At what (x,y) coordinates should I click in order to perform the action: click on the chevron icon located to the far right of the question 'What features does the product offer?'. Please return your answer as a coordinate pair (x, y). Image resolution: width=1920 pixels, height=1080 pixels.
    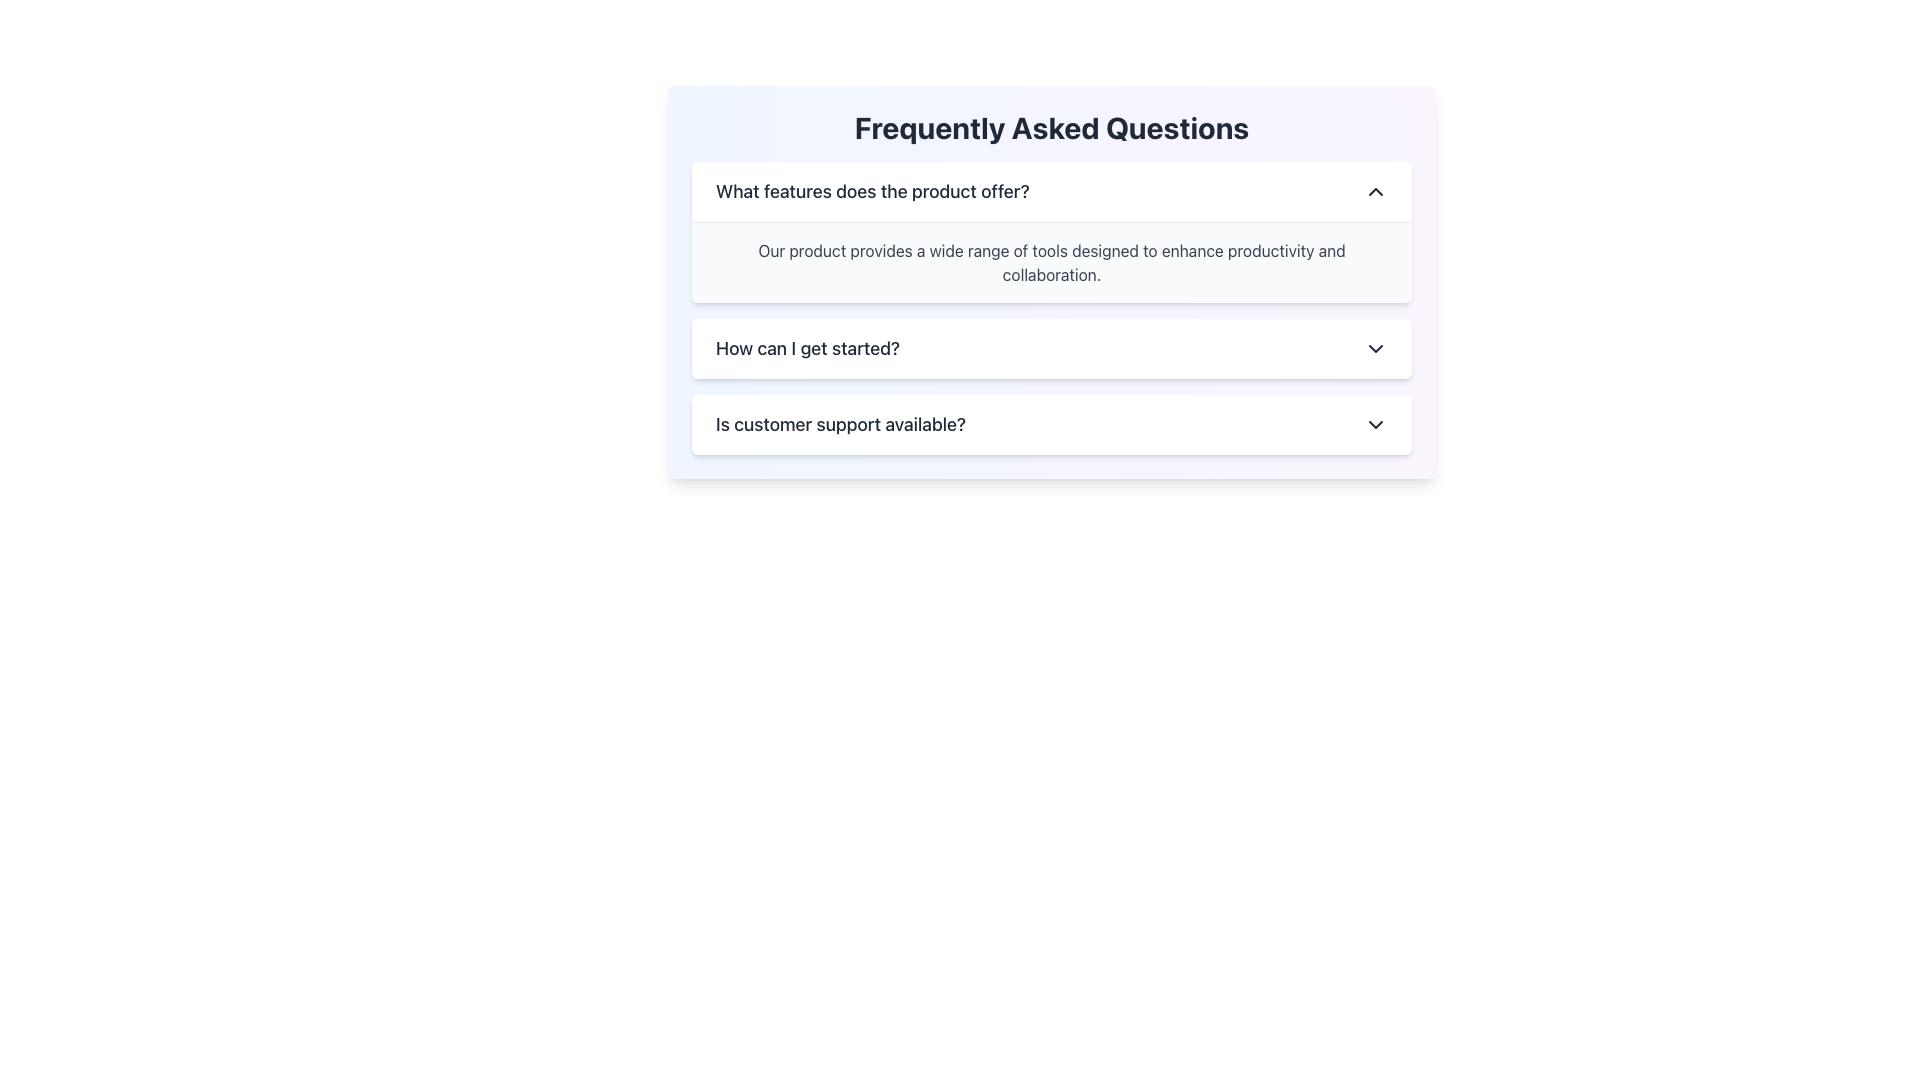
    Looking at the image, I should click on (1375, 192).